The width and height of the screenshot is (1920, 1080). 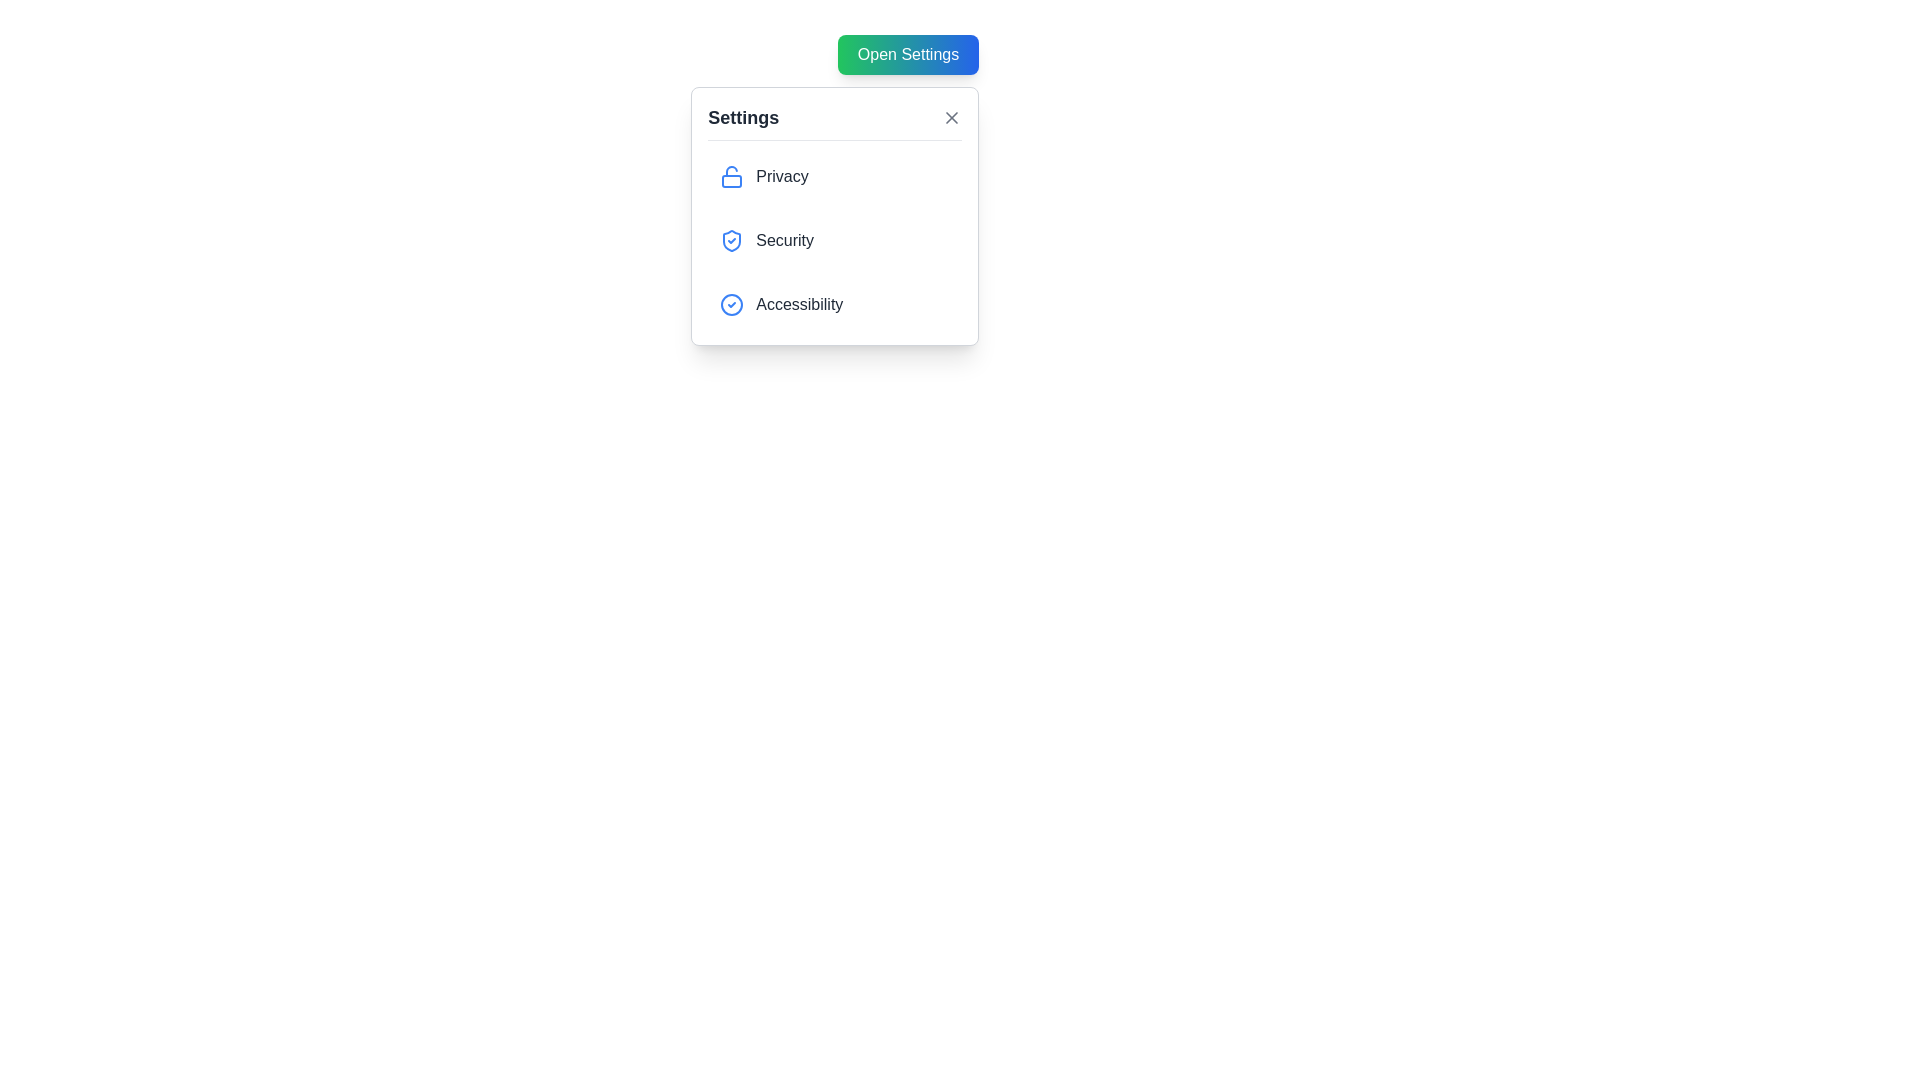 What do you see at coordinates (951, 118) in the screenshot?
I see `the close button located at the top-right corner of the 'Settings' modal dialog to observe hover effects` at bounding box center [951, 118].